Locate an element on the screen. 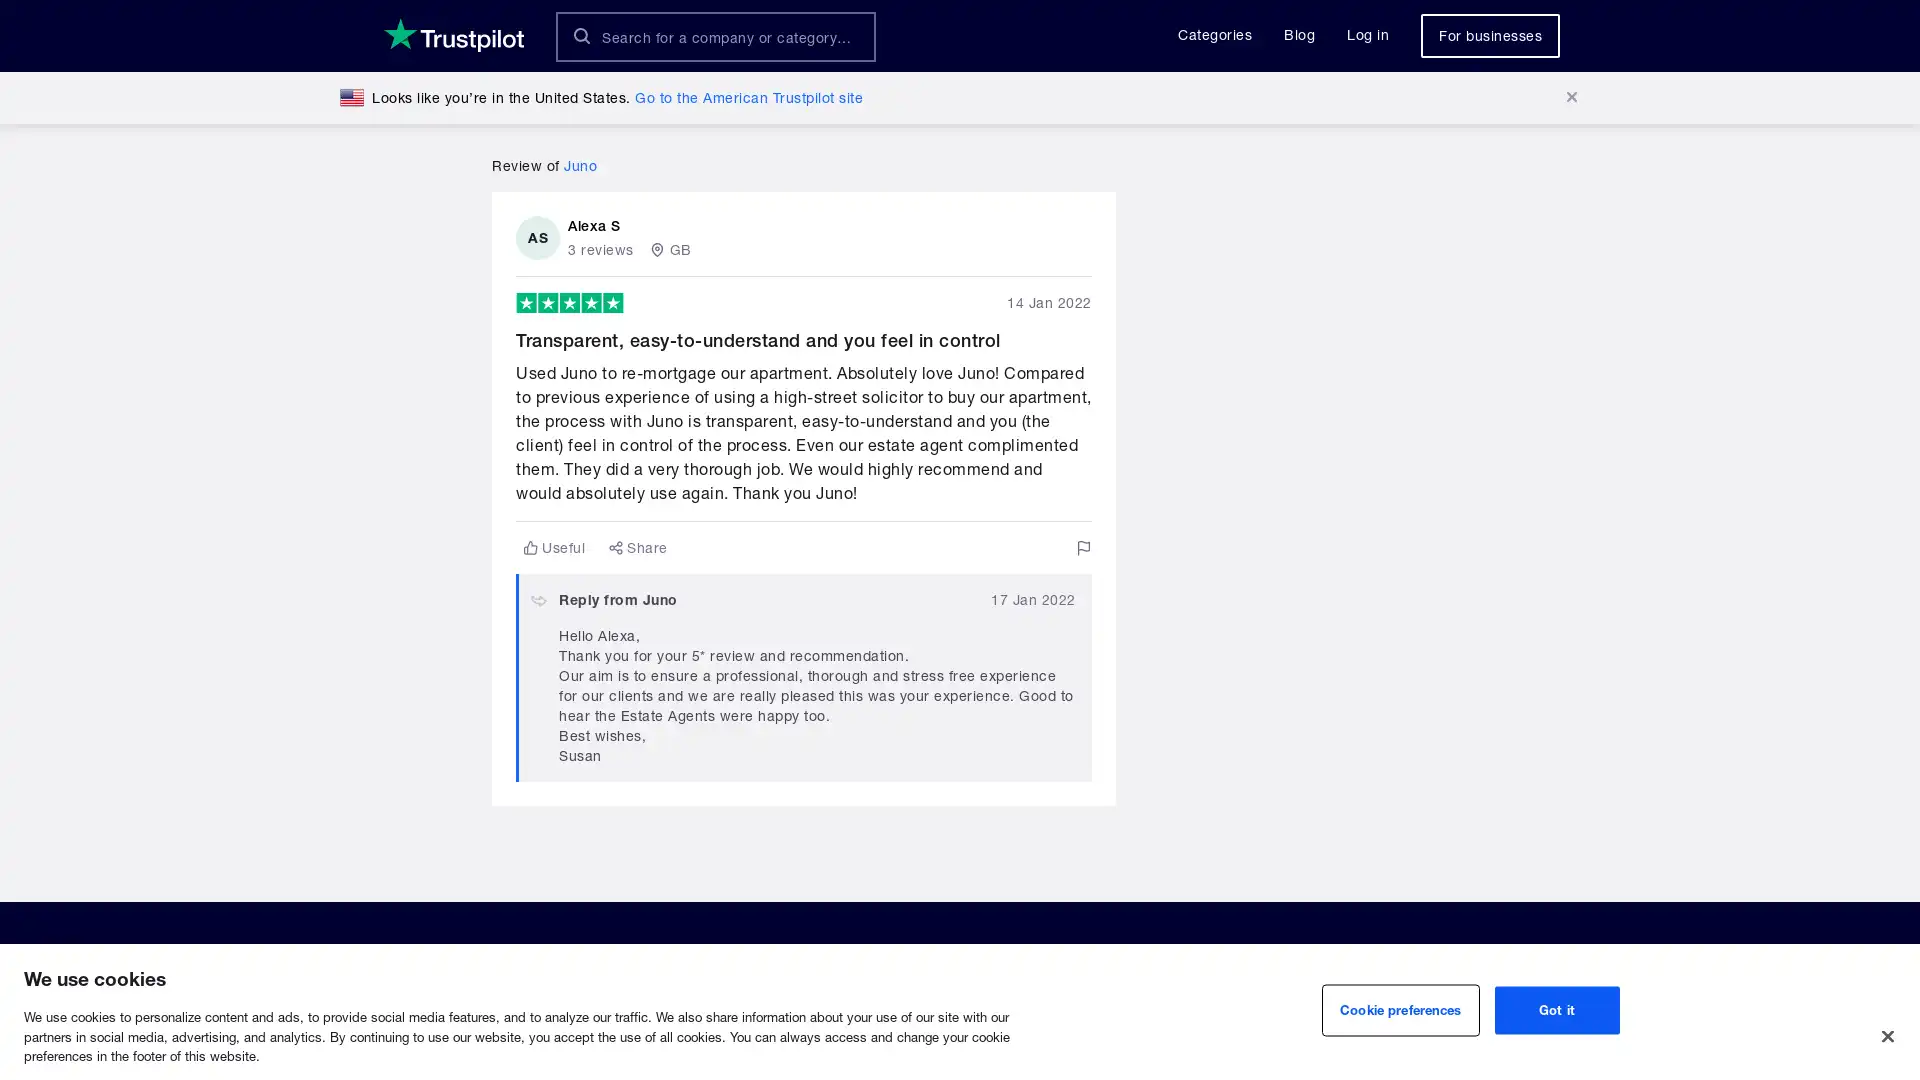 Image resolution: width=1920 pixels, height=1080 pixels. Dismiss is located at coordinates (1570, 97).